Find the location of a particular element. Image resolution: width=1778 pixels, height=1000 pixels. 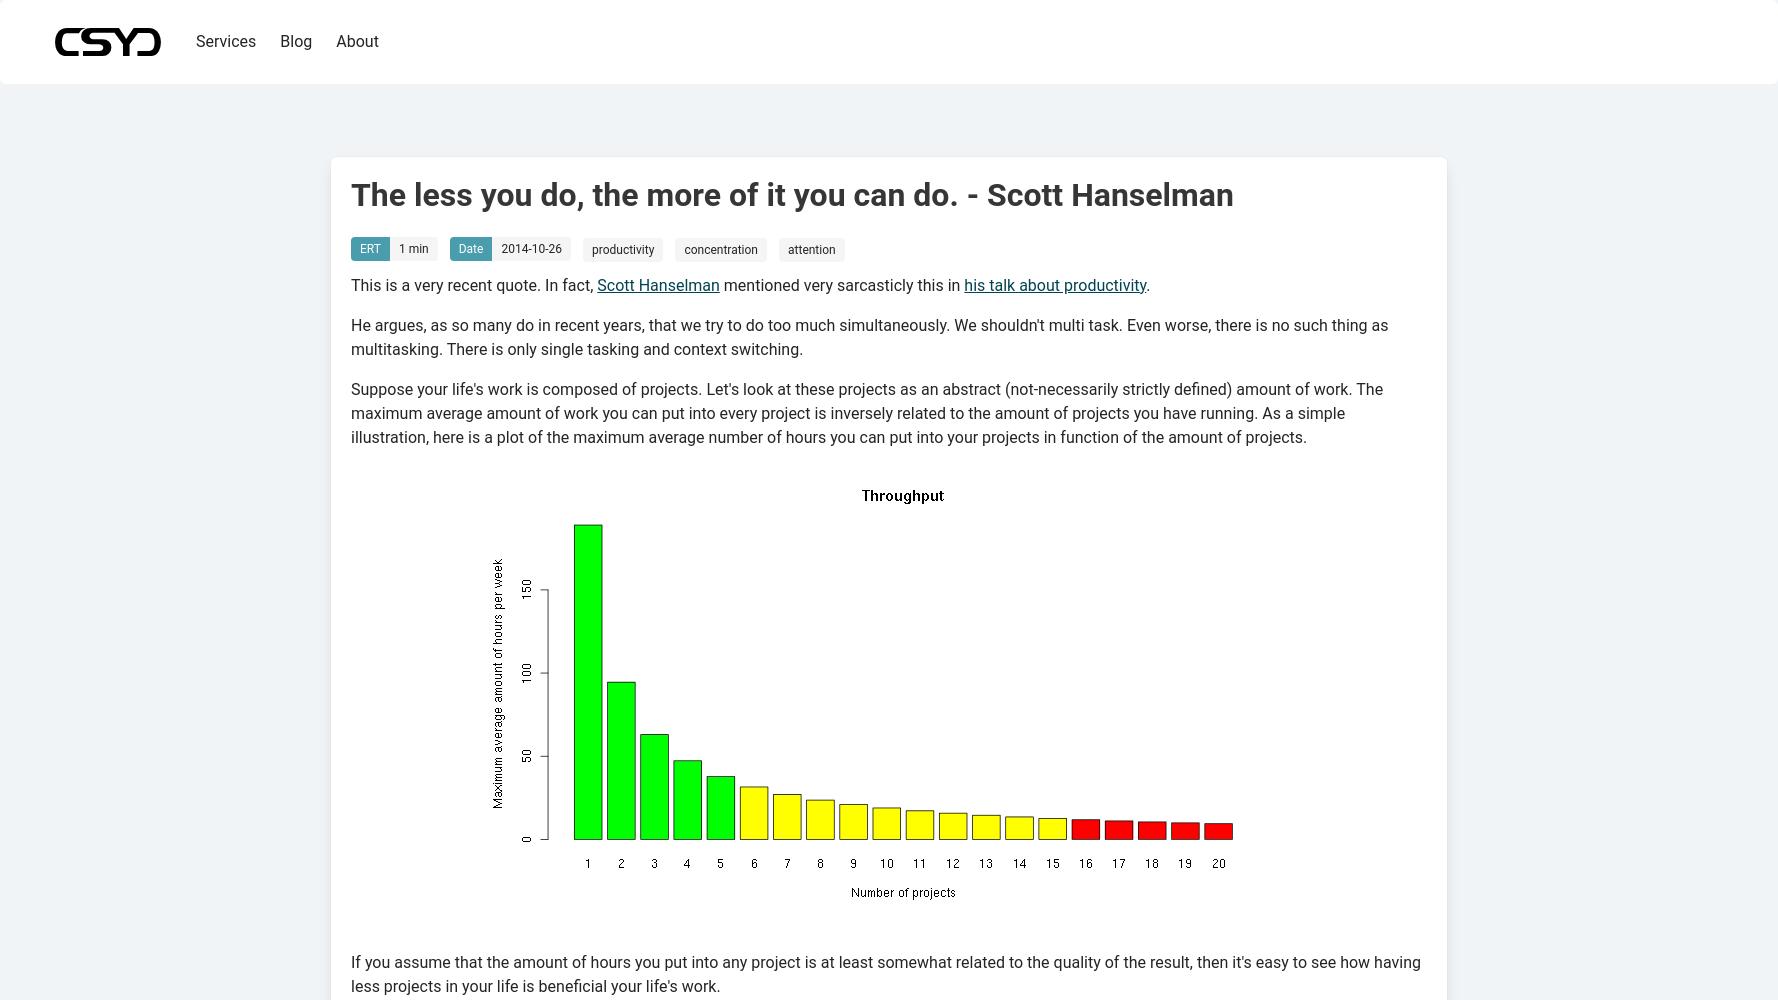

'The less you do, the more of it you can do. - Scott Hanselman' is located at coordinates (791, 194).